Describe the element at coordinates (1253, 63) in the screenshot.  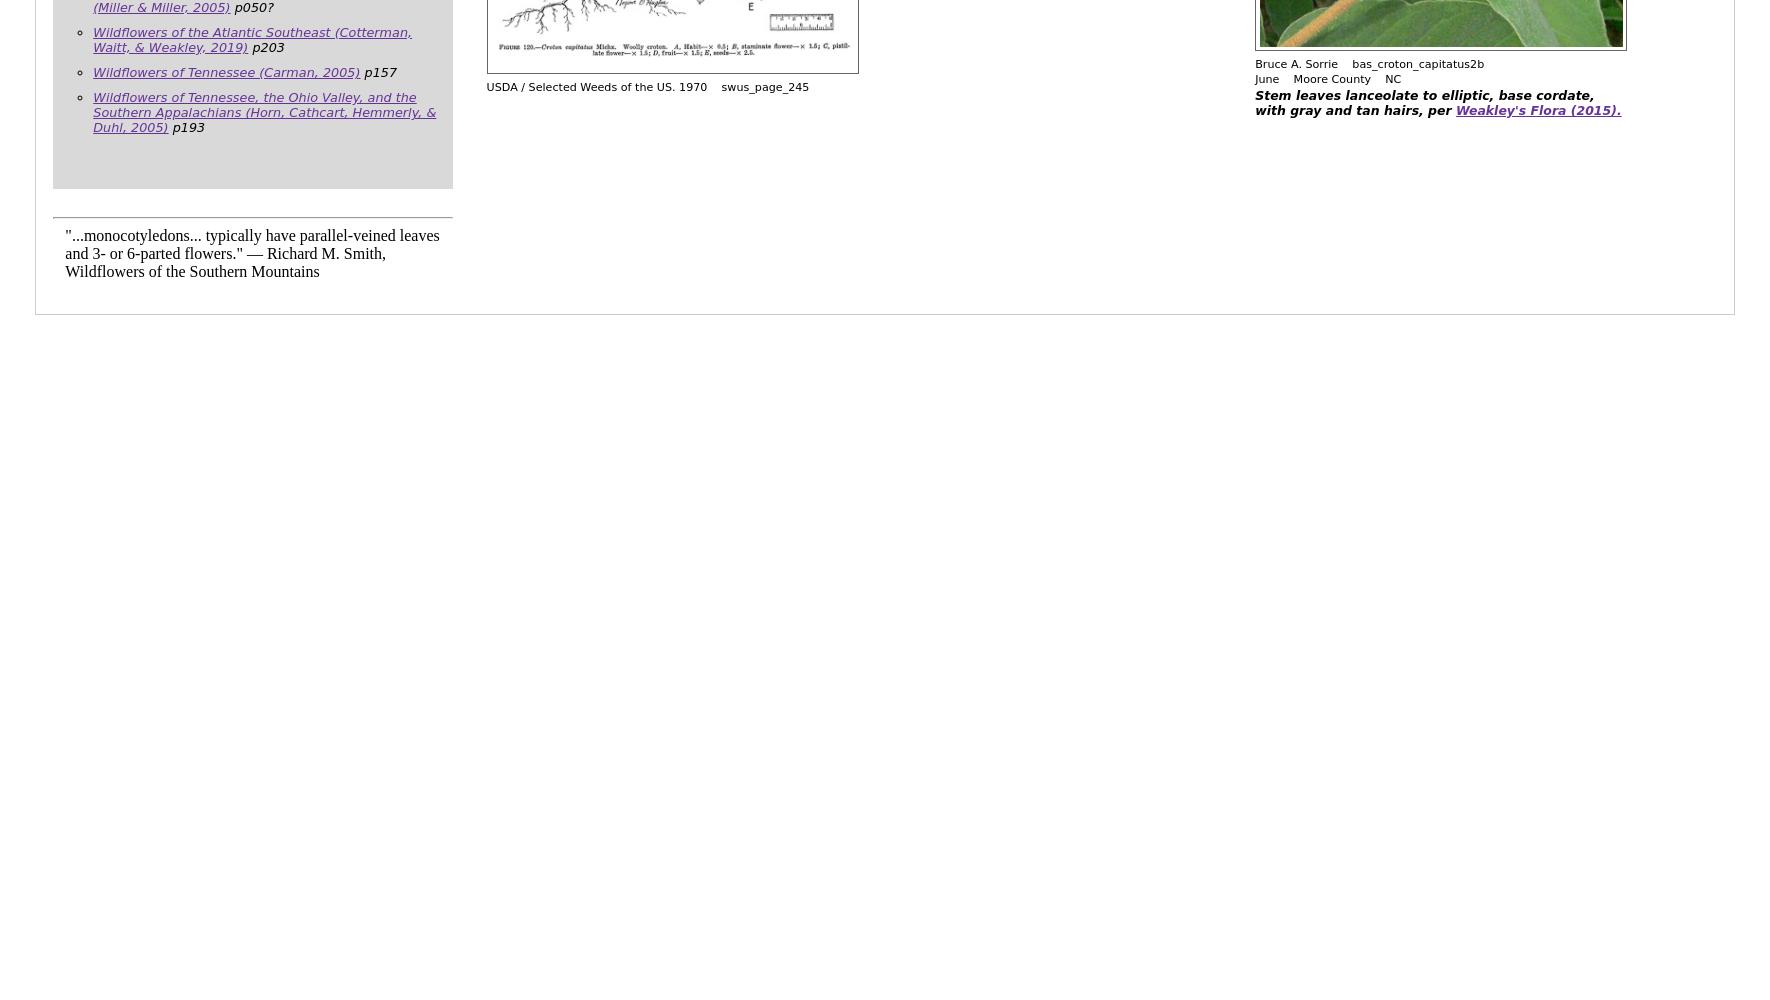
I see `'Bruce A. Sorrie    bas_croton_capitatus2b'` at that location.